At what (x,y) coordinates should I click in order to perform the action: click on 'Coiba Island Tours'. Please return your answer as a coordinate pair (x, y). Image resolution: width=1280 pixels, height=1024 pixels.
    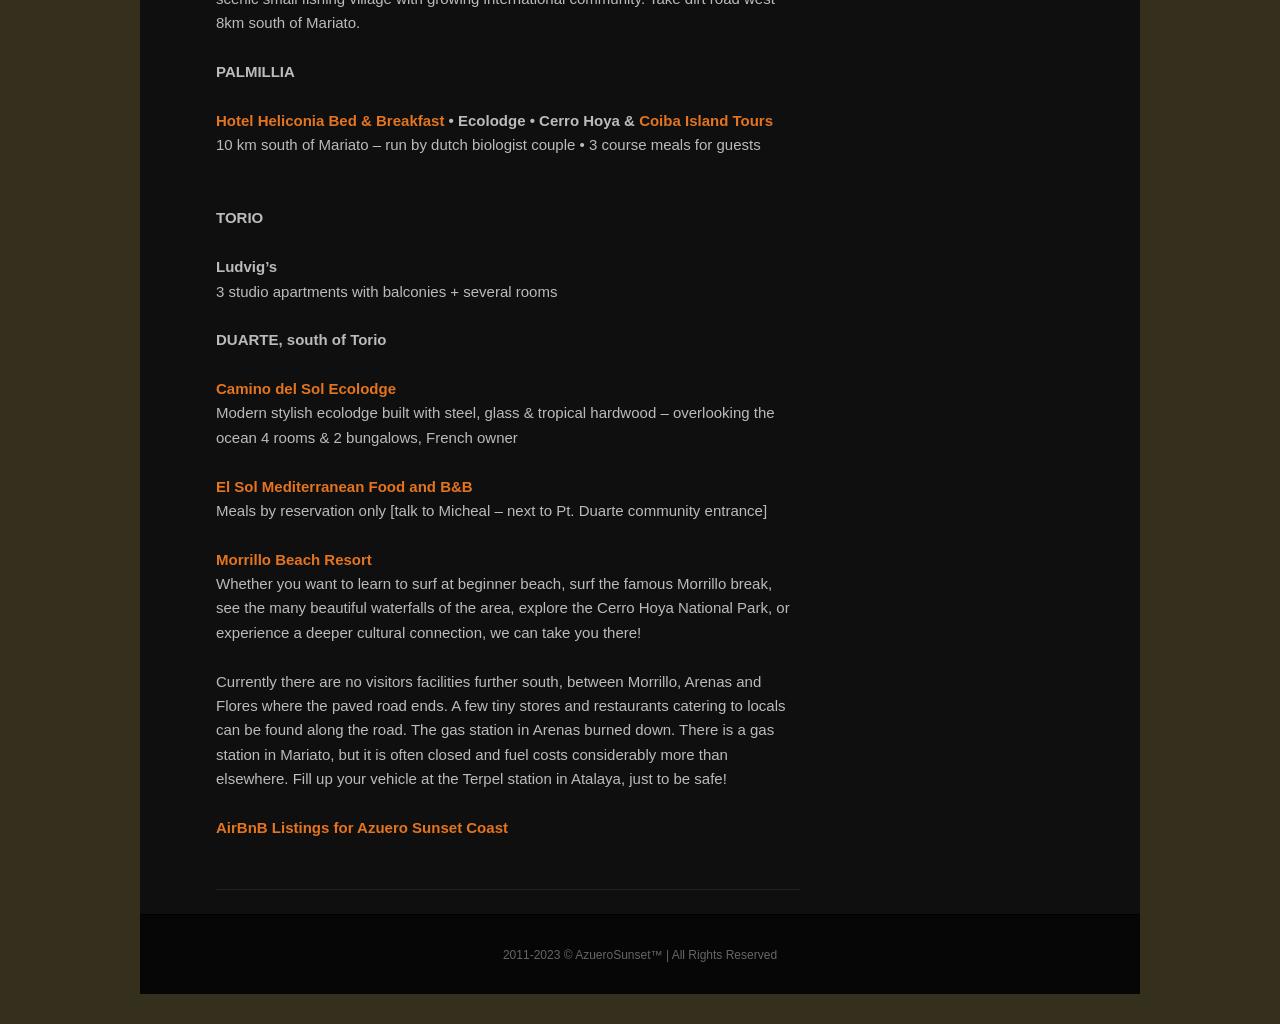
    Looking at the image, I should click on (706, 119).